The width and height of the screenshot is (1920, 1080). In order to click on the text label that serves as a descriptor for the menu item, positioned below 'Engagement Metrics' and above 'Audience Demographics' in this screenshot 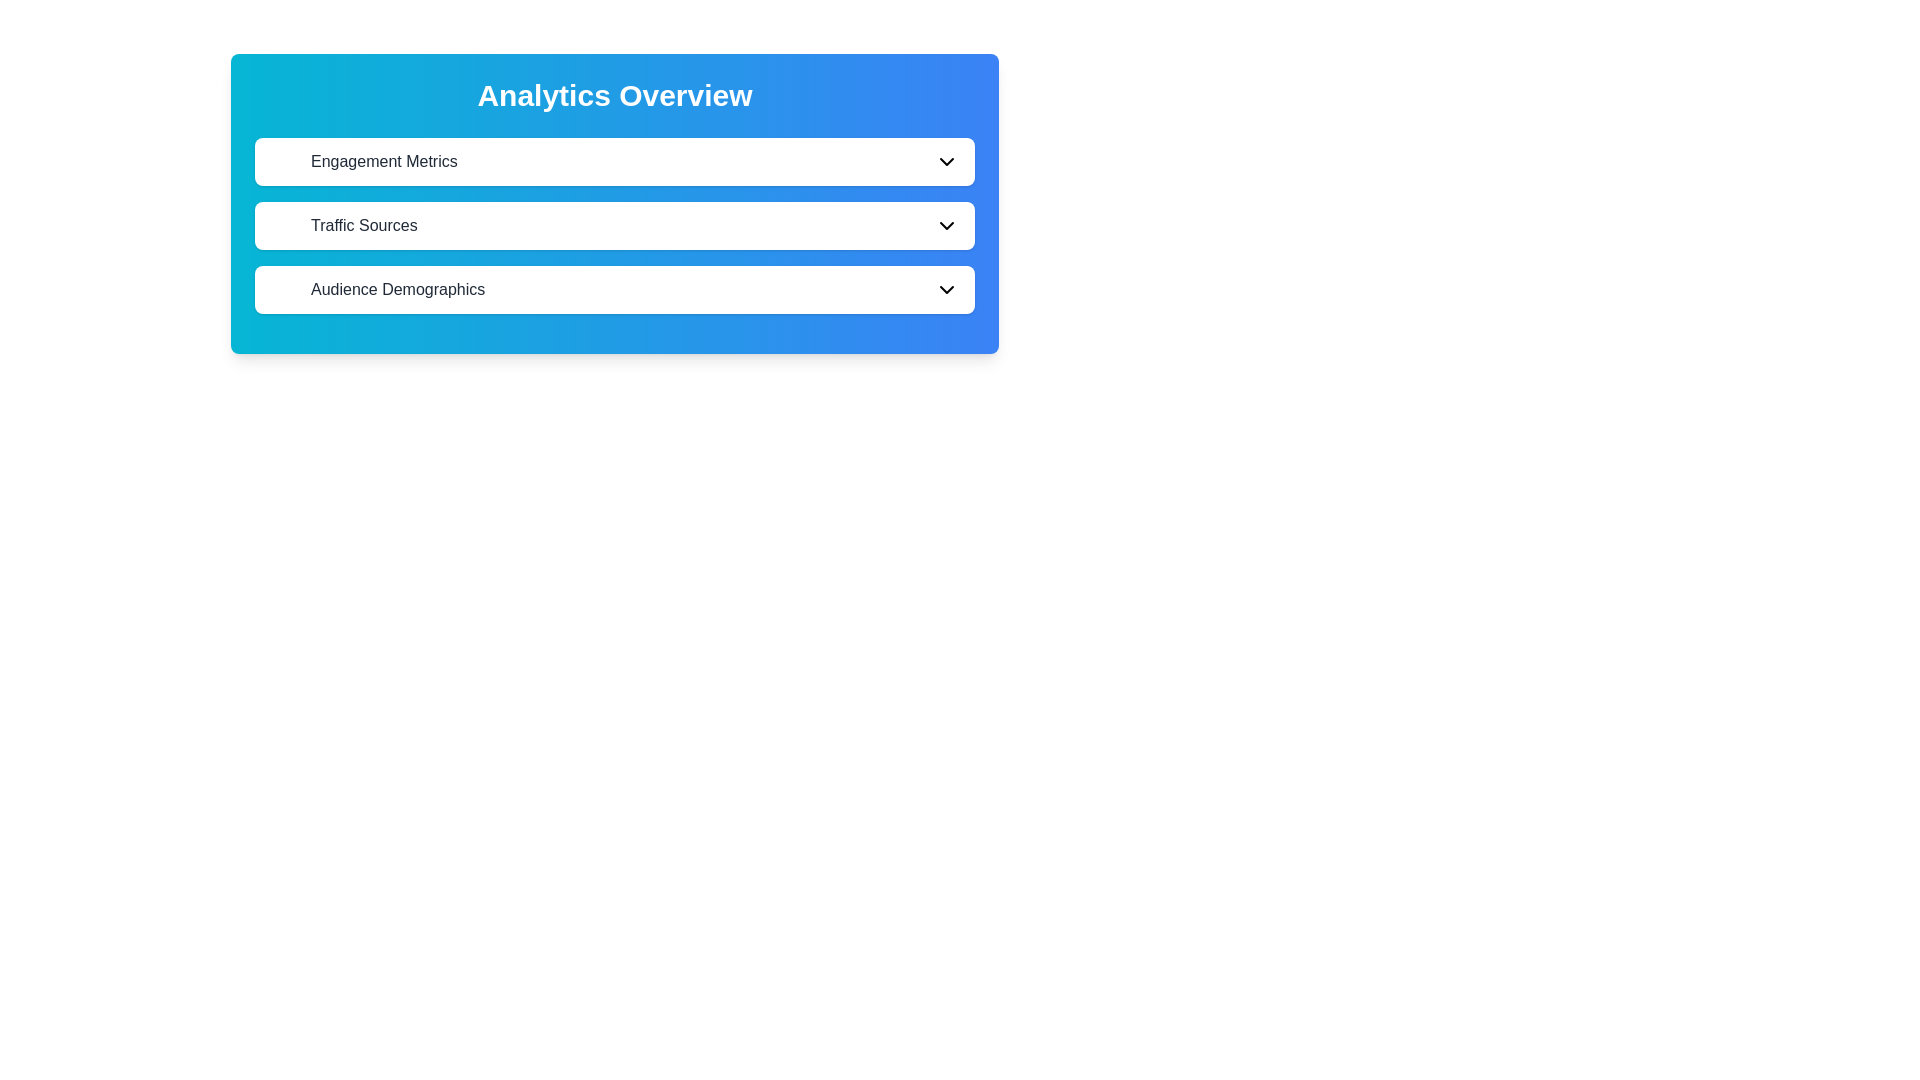, I will do `click(364, 225)`.